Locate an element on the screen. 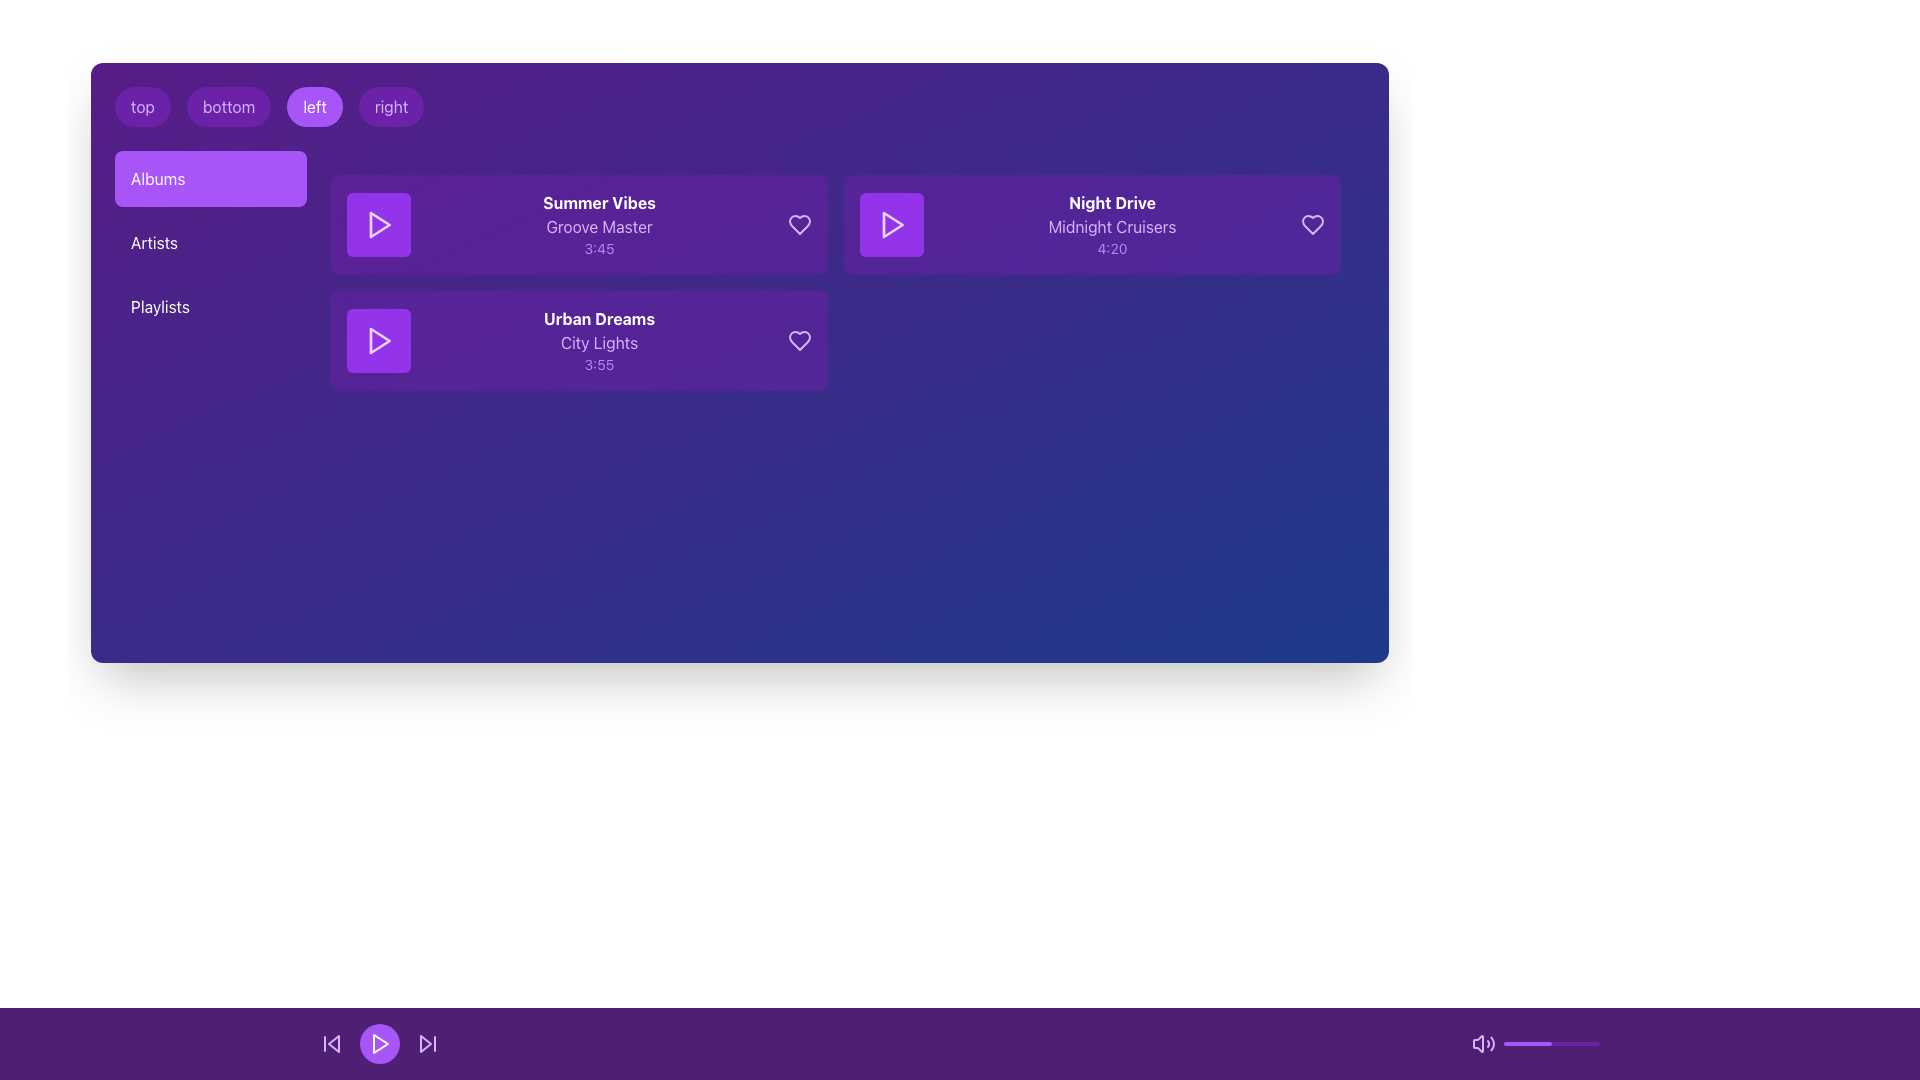 This screenshot has width=1920, height=1080. the text block displaying 'Urban Dreams', 'City Lights', and '3:55' on a vibrant purple background, located within the second block of music tracks is located at coordinates (598, 339).